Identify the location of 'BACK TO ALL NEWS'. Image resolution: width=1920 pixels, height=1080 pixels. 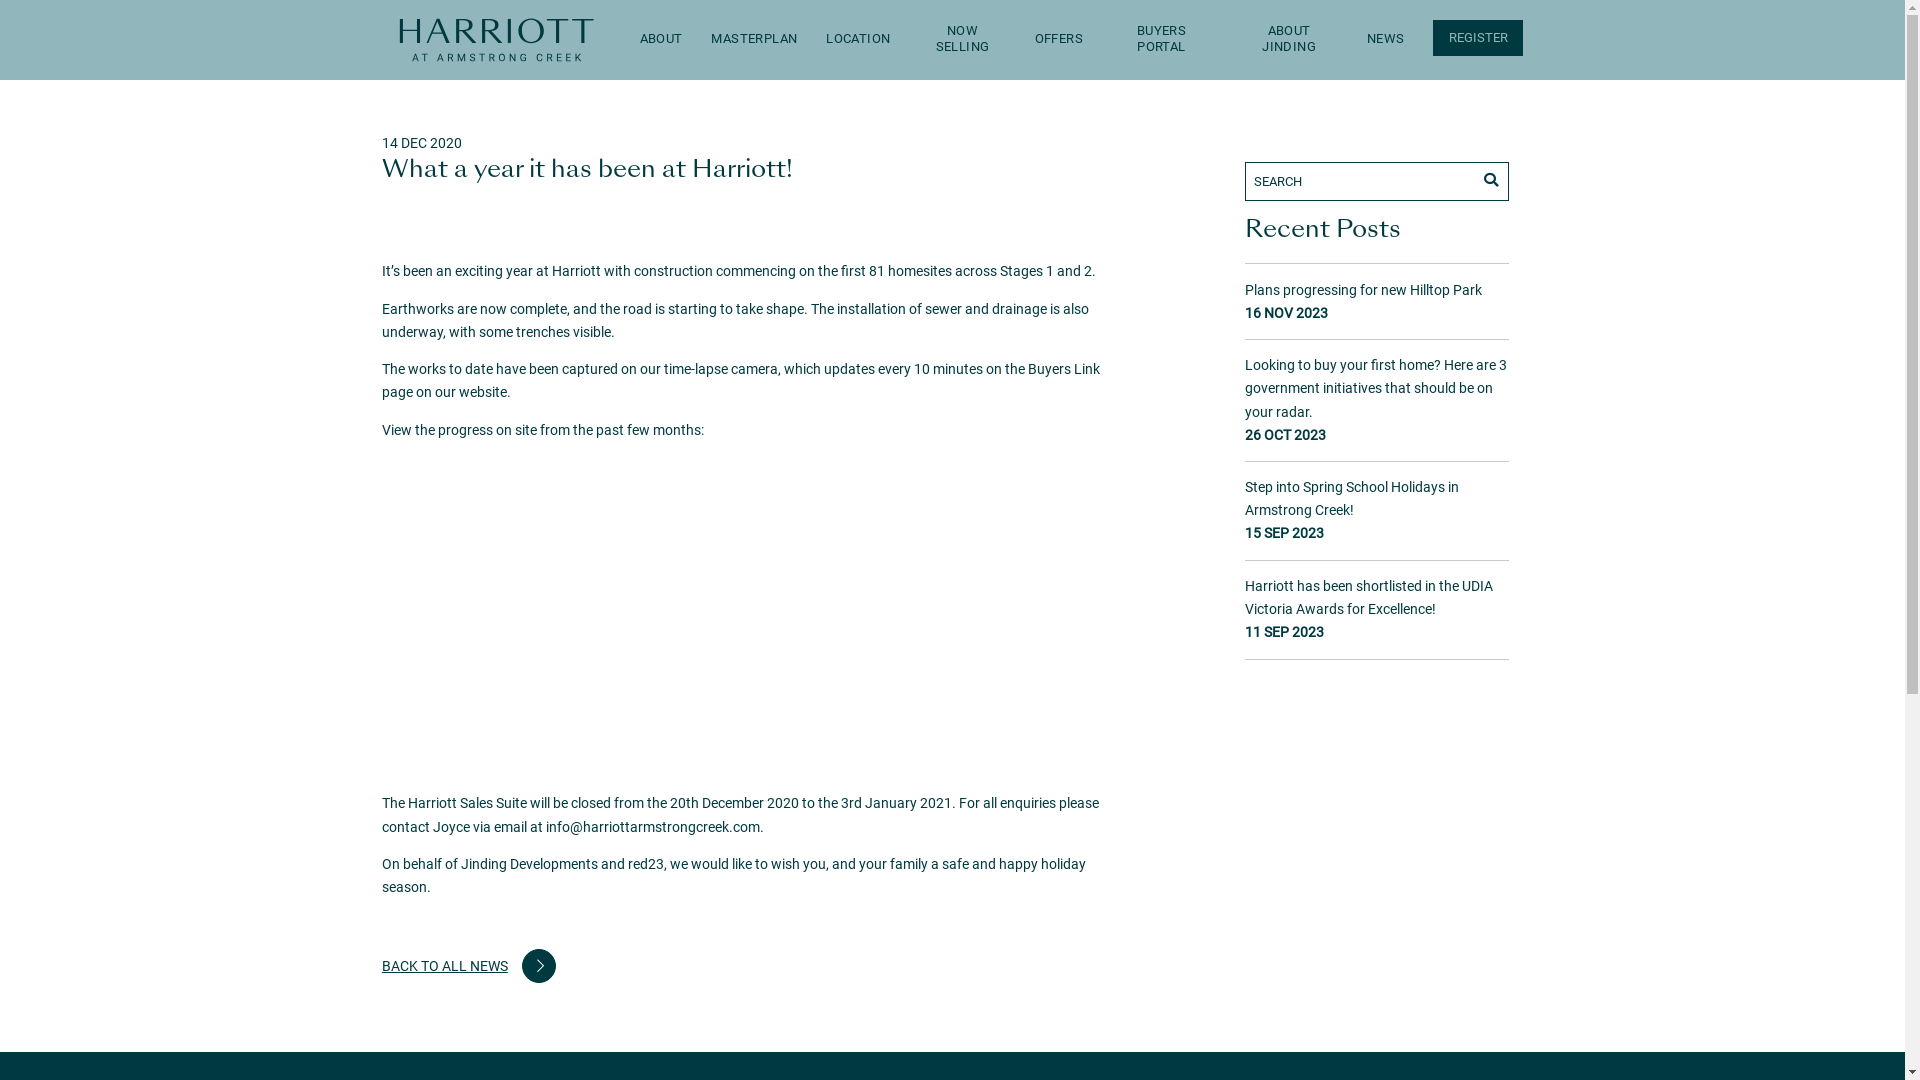
(468, 964).